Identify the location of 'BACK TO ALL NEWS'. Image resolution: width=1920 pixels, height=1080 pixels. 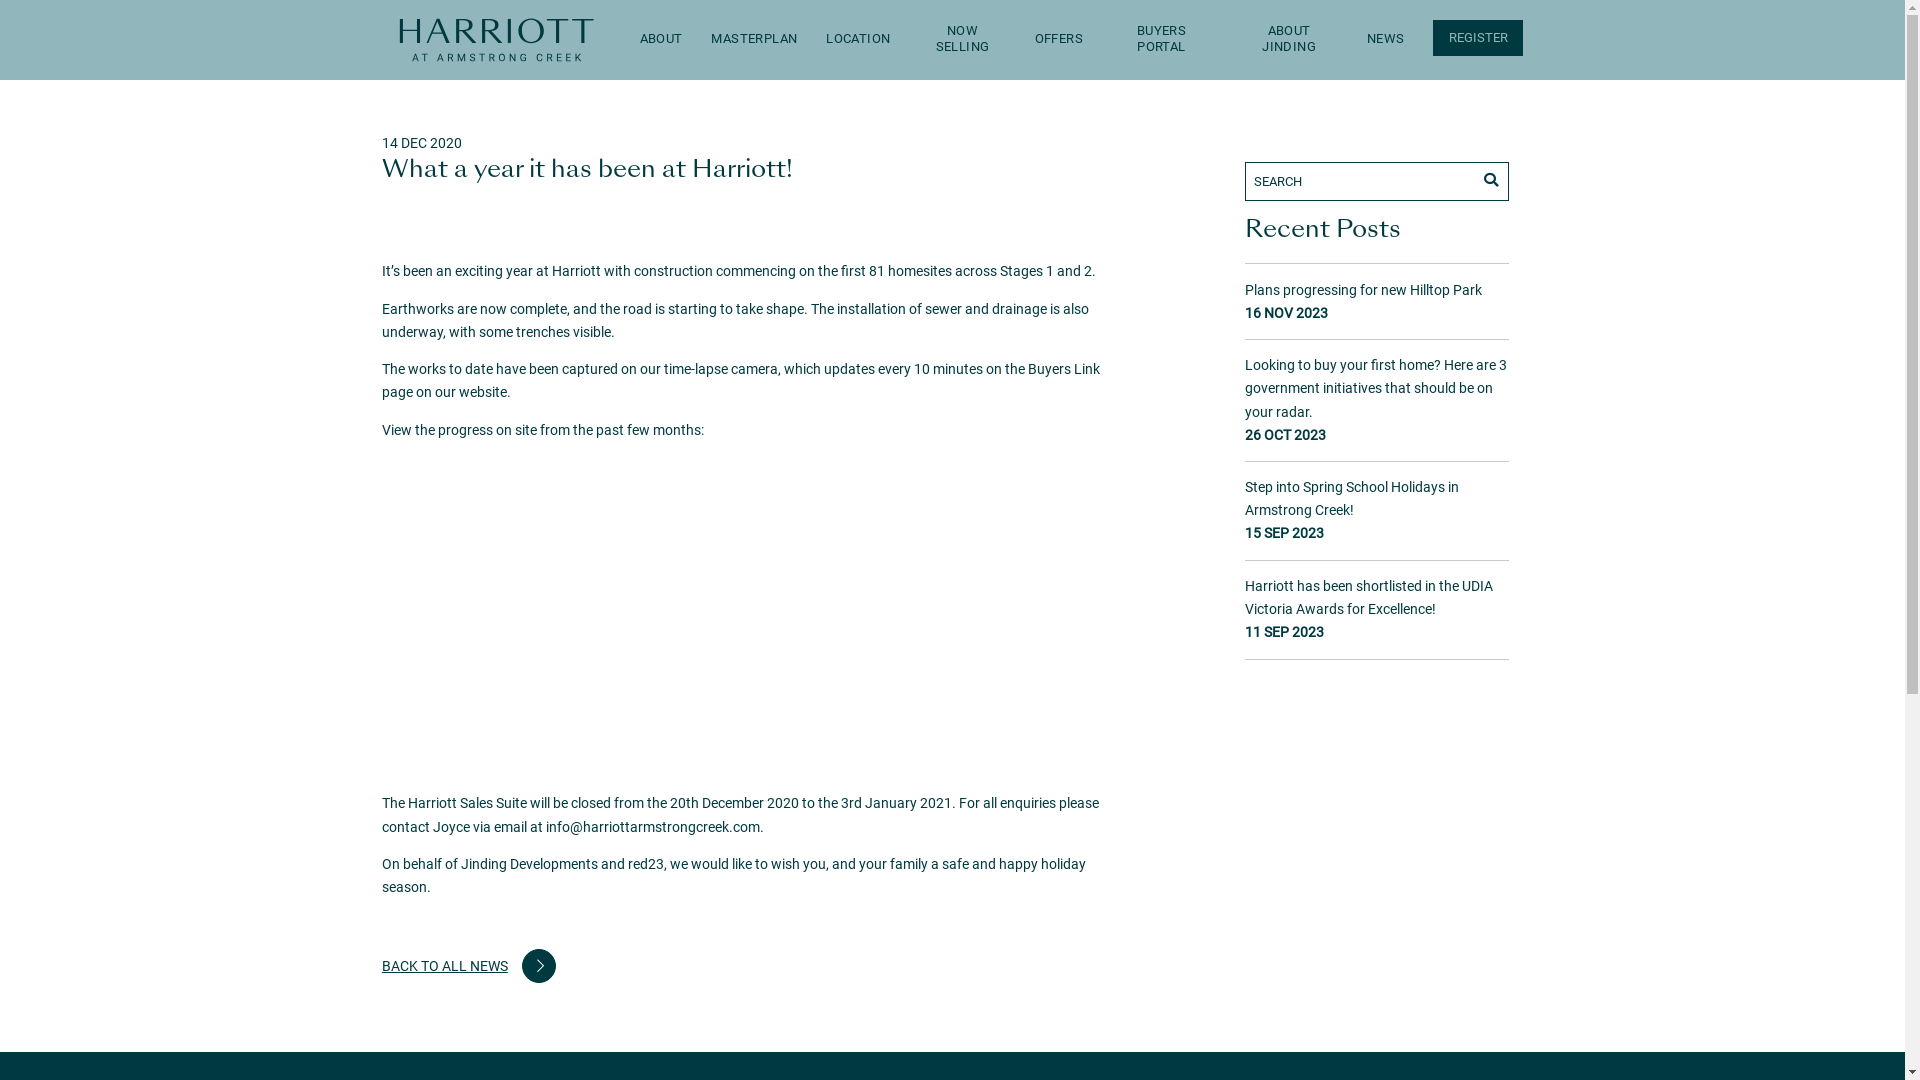
(468, 964).